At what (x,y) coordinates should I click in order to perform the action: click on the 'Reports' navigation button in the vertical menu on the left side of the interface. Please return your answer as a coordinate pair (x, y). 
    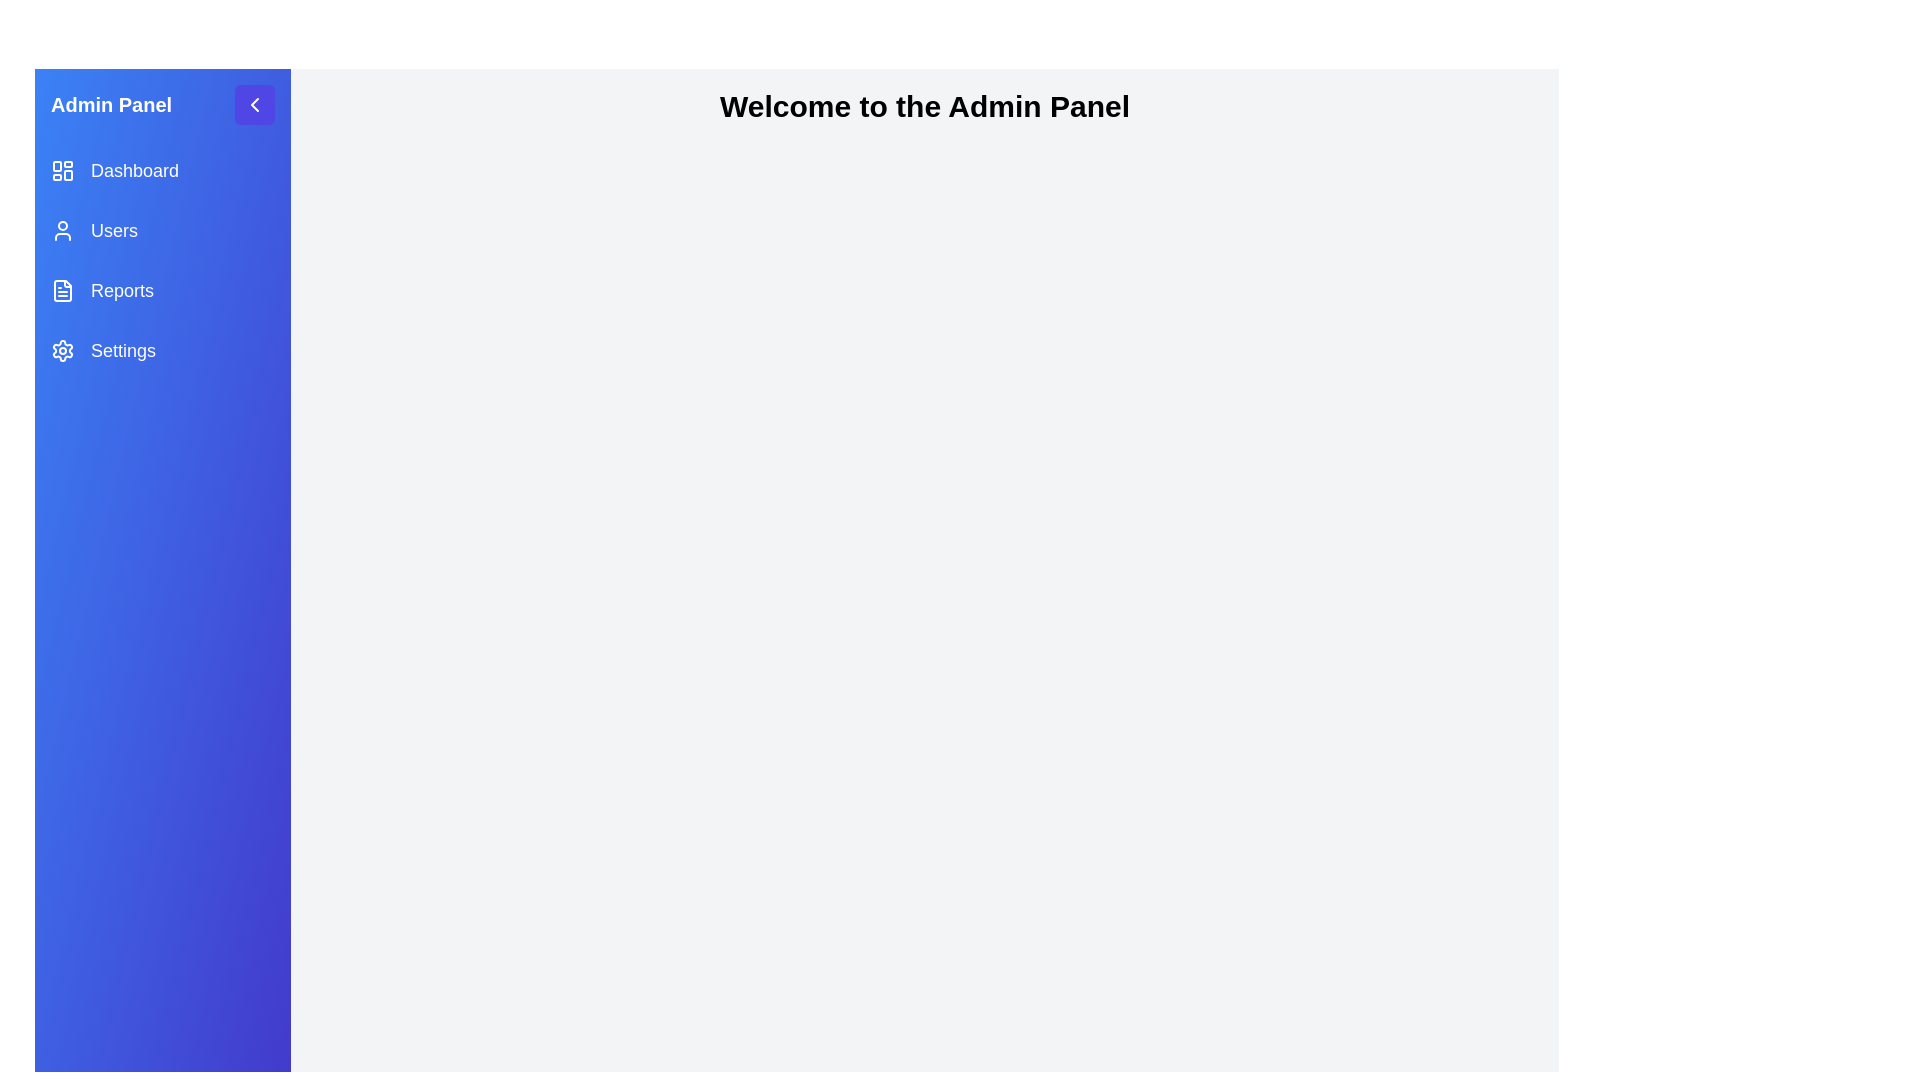
    Looking at the image, I should click on (101, 290).